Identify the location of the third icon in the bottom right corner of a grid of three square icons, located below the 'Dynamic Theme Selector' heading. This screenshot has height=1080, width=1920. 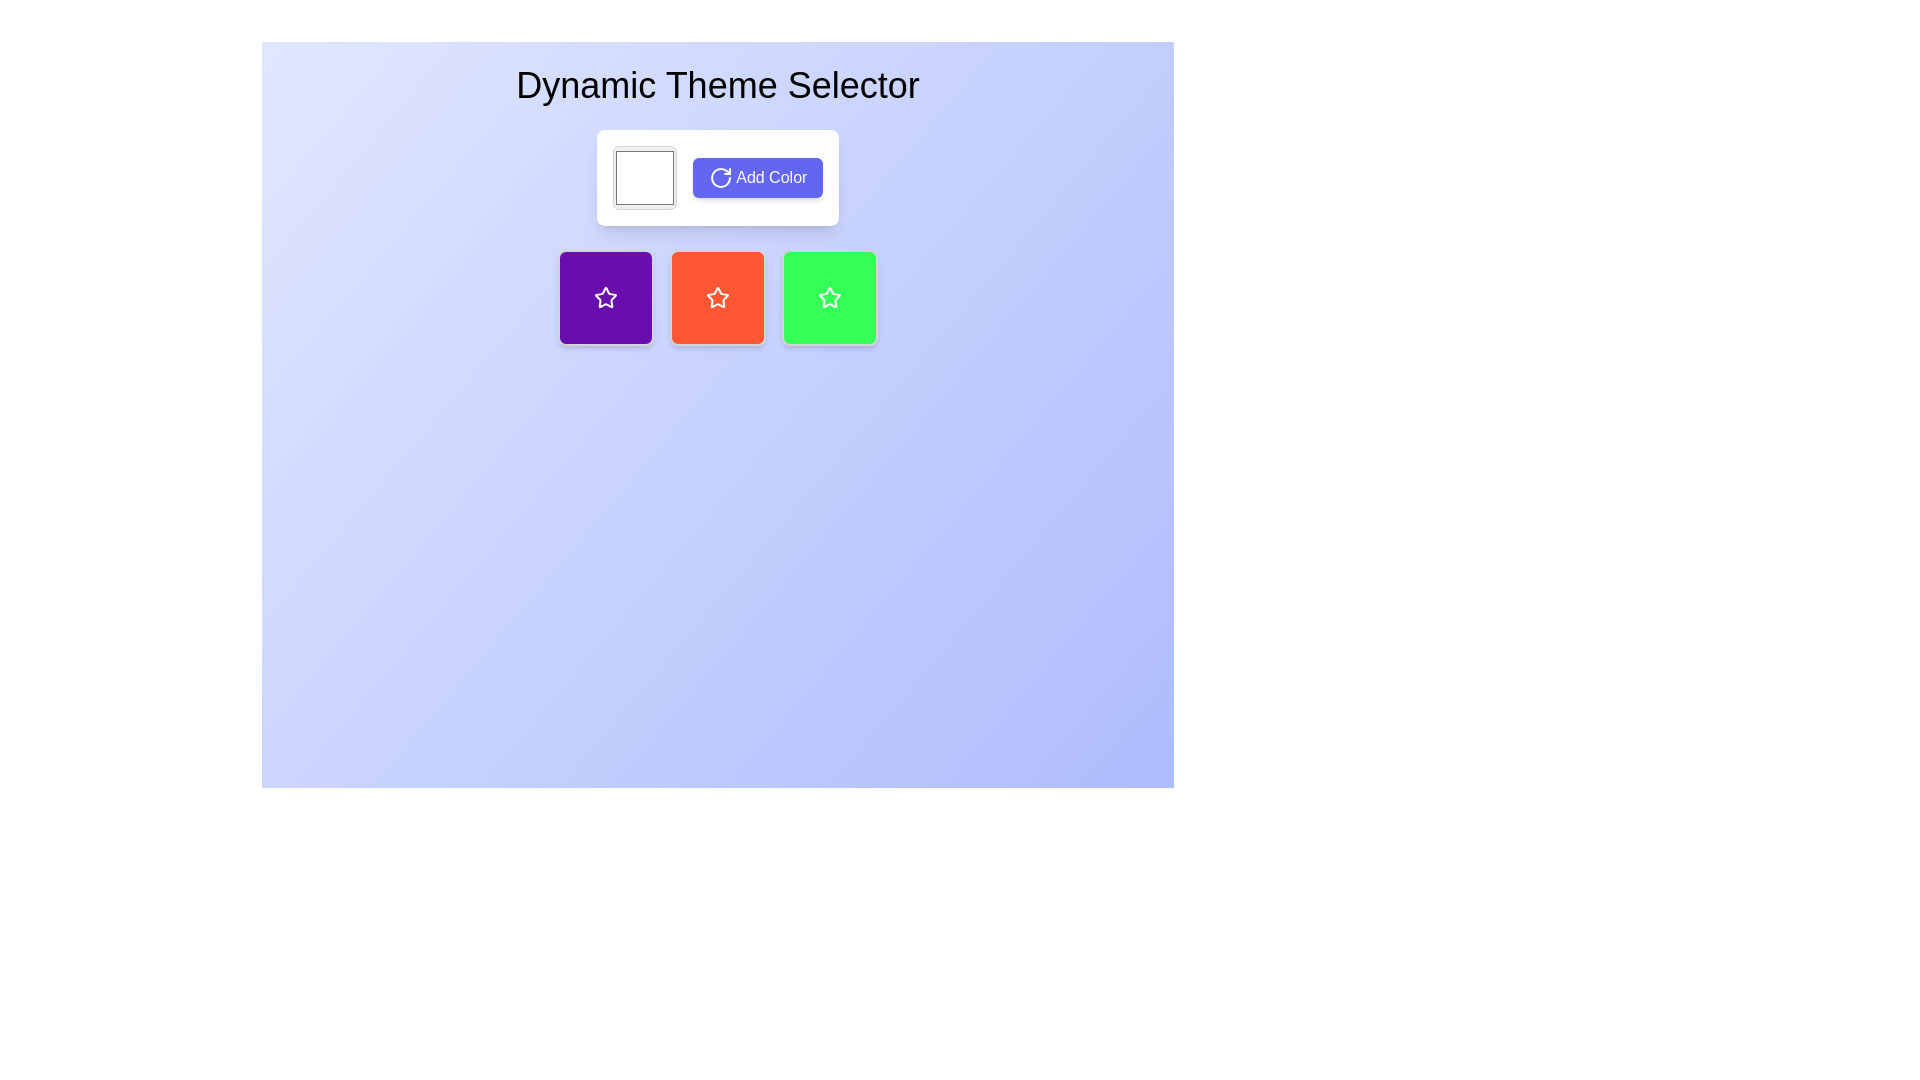
(830, 297).